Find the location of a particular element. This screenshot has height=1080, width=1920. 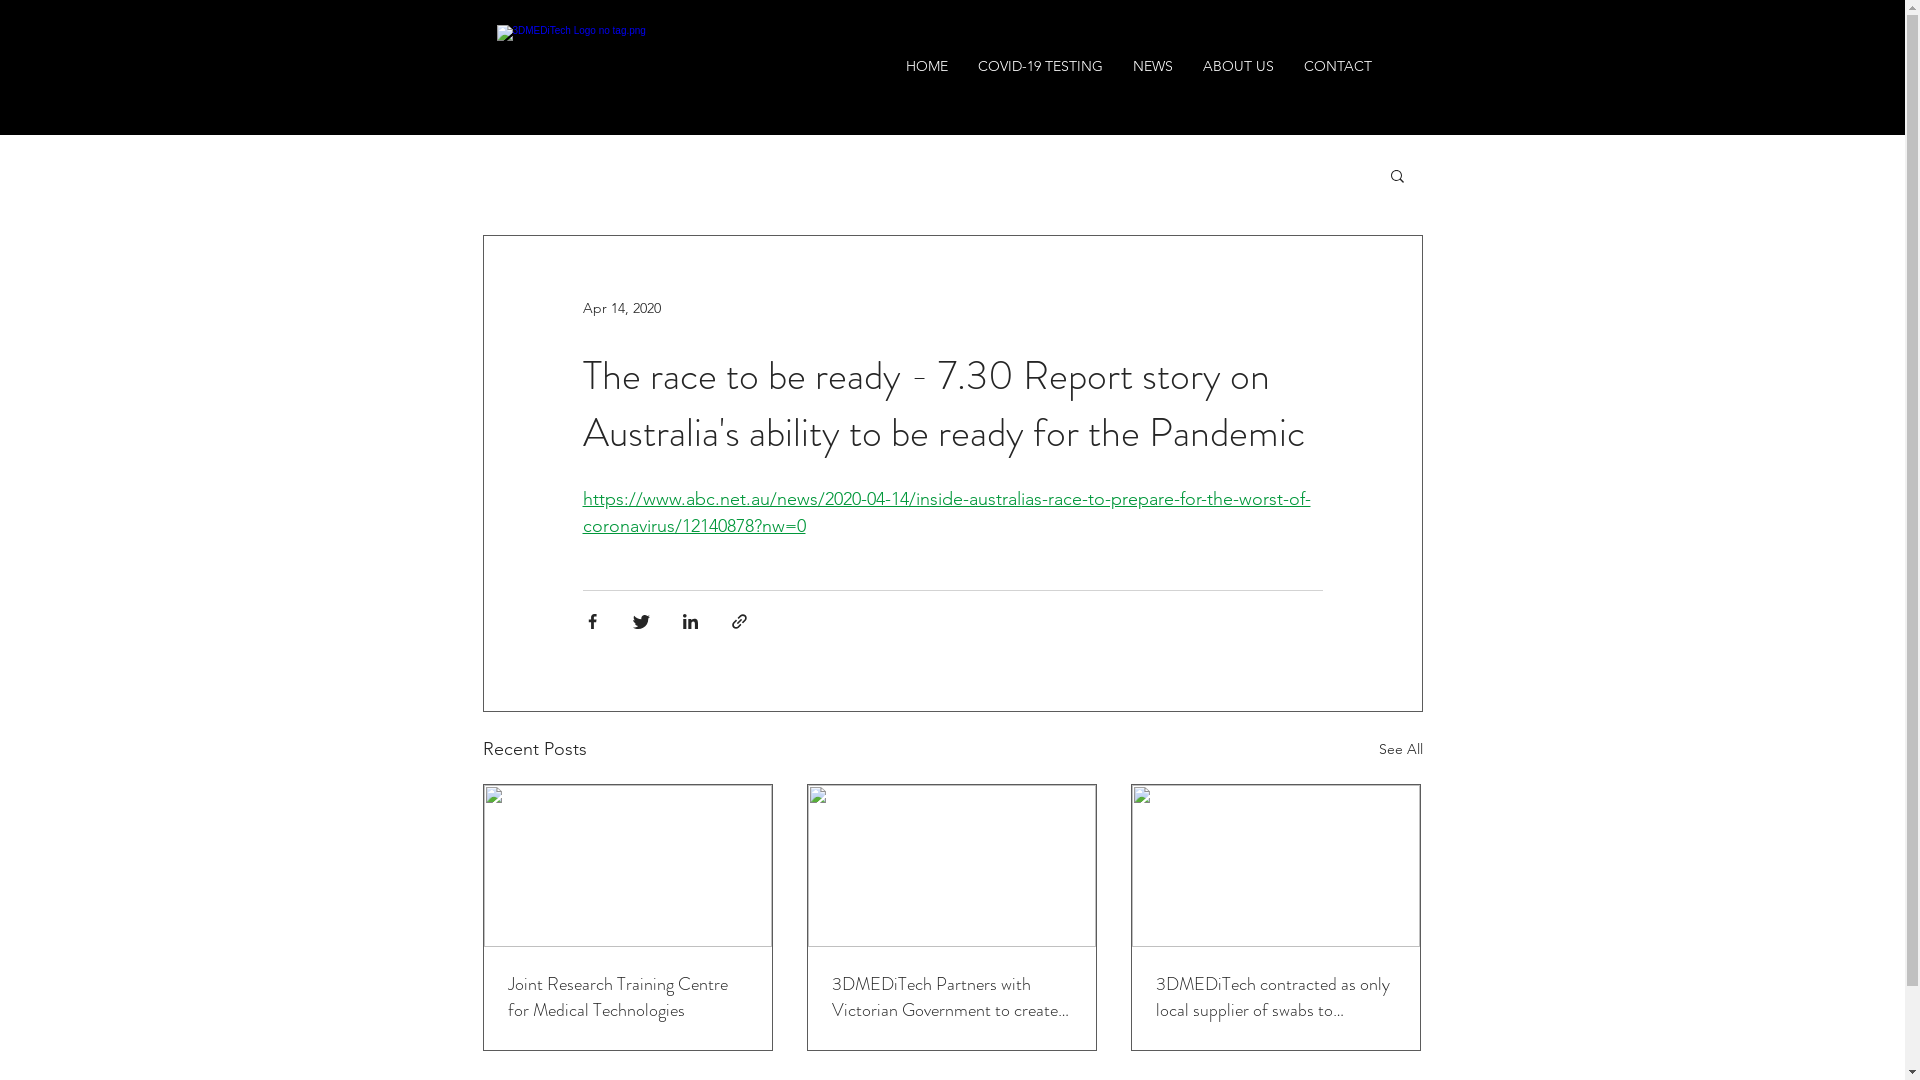

'See All' is located at coordinates (1399, 749).